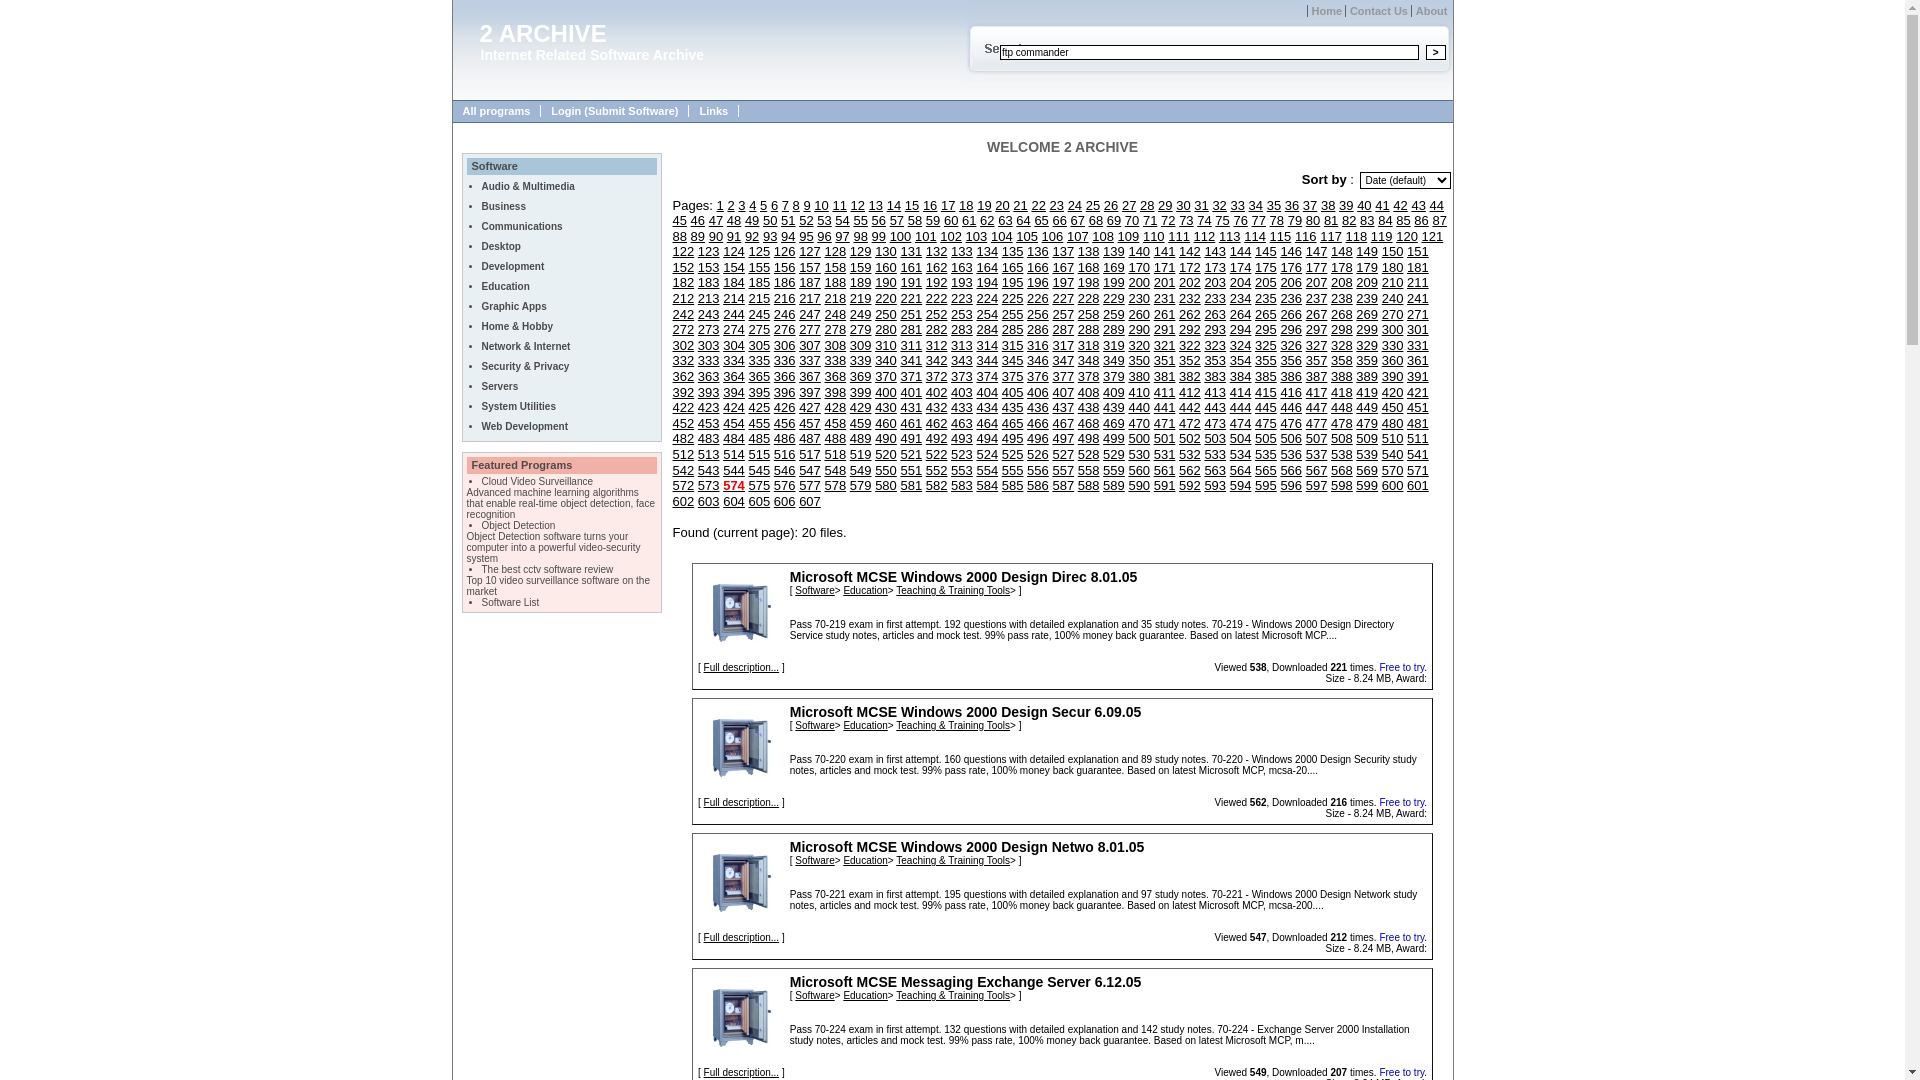 This screenshot has height=1080, width=1920. I want to click on '50', so click(768, 220).